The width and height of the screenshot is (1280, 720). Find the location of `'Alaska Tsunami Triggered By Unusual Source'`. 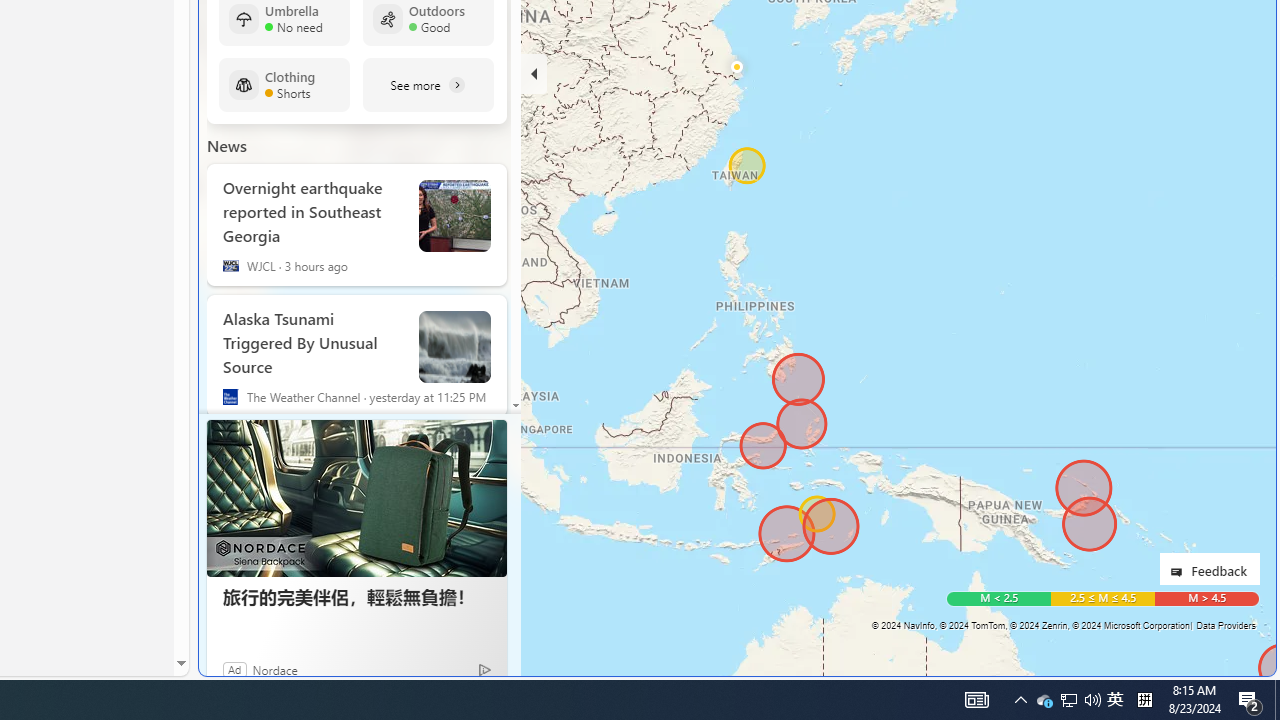

'Alaska Tsunami Triggered By Unusual Source' is located at coordinates (311, 338).